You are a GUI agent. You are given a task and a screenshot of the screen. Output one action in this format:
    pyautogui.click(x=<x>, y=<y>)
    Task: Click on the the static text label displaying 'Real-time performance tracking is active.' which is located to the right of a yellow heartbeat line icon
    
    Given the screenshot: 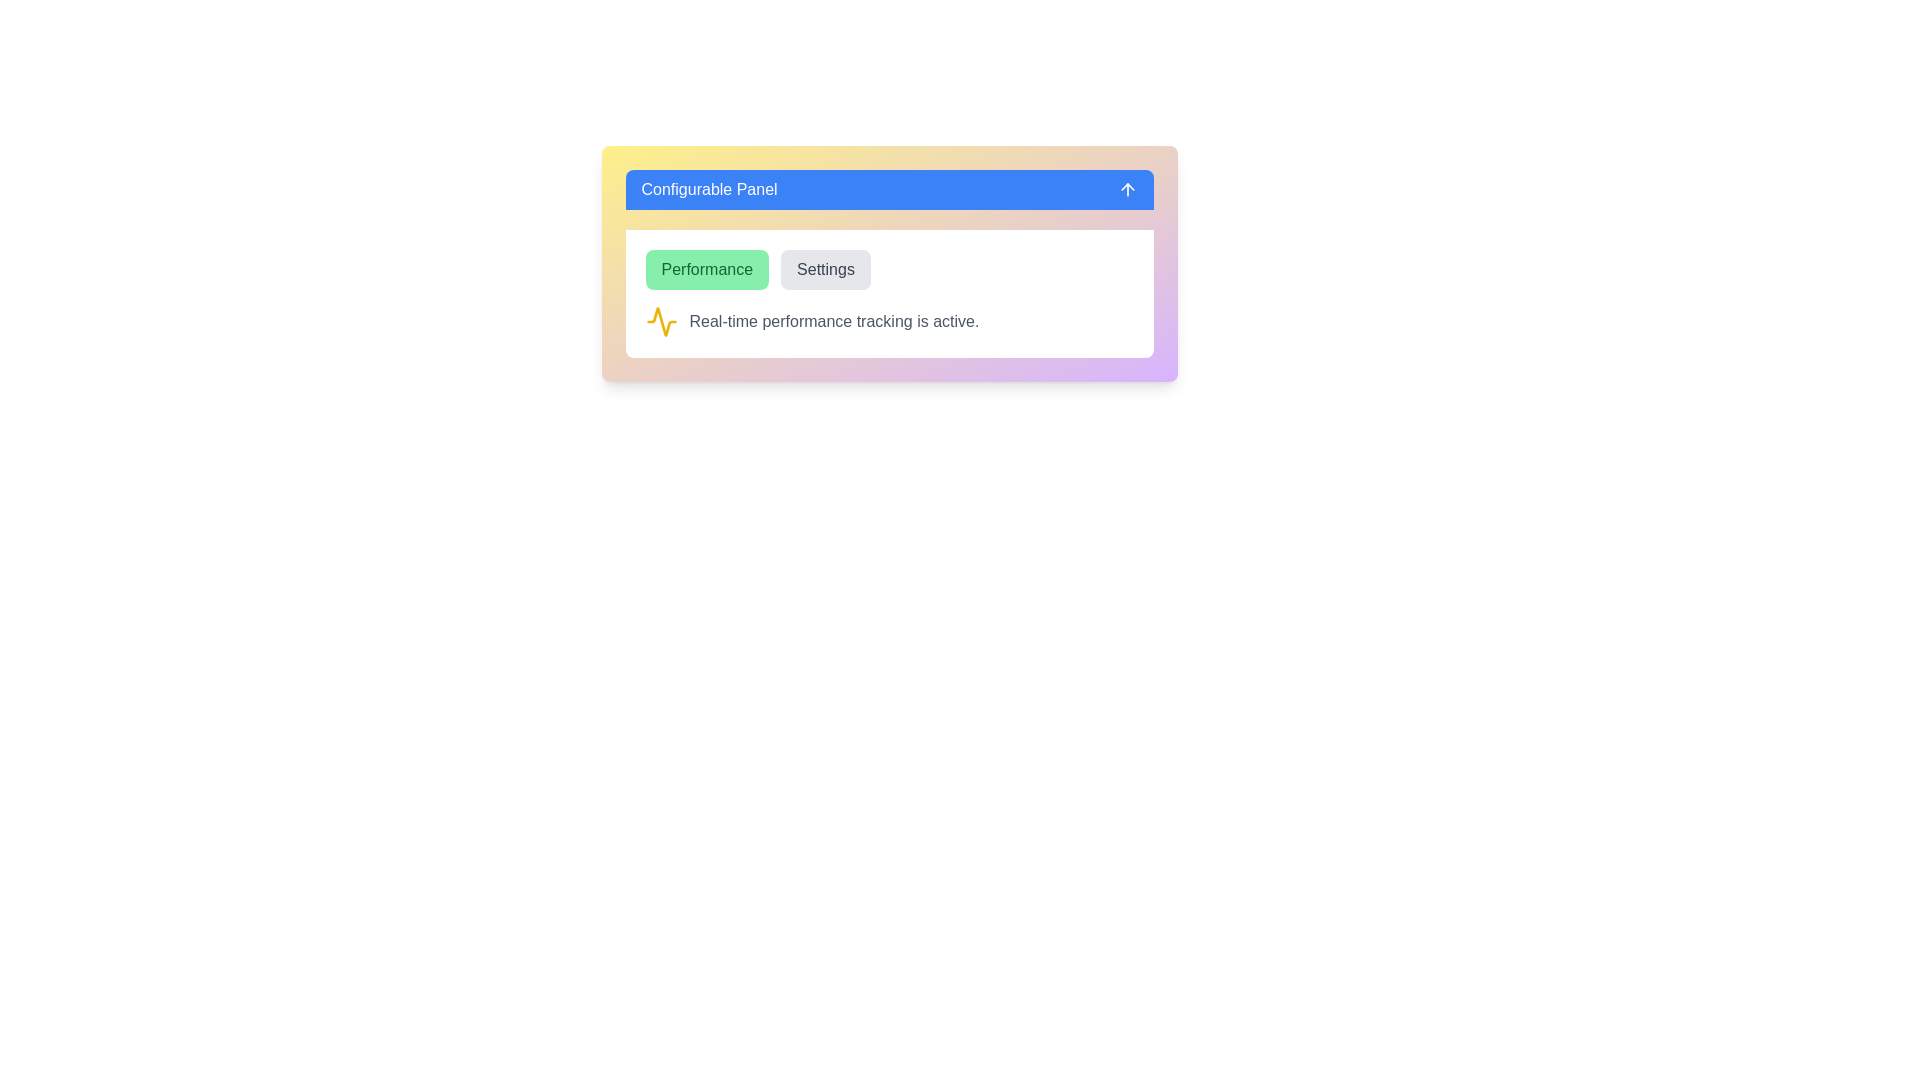 What is the action you would take?
    pyautogui.click(x=834, y=320)
    